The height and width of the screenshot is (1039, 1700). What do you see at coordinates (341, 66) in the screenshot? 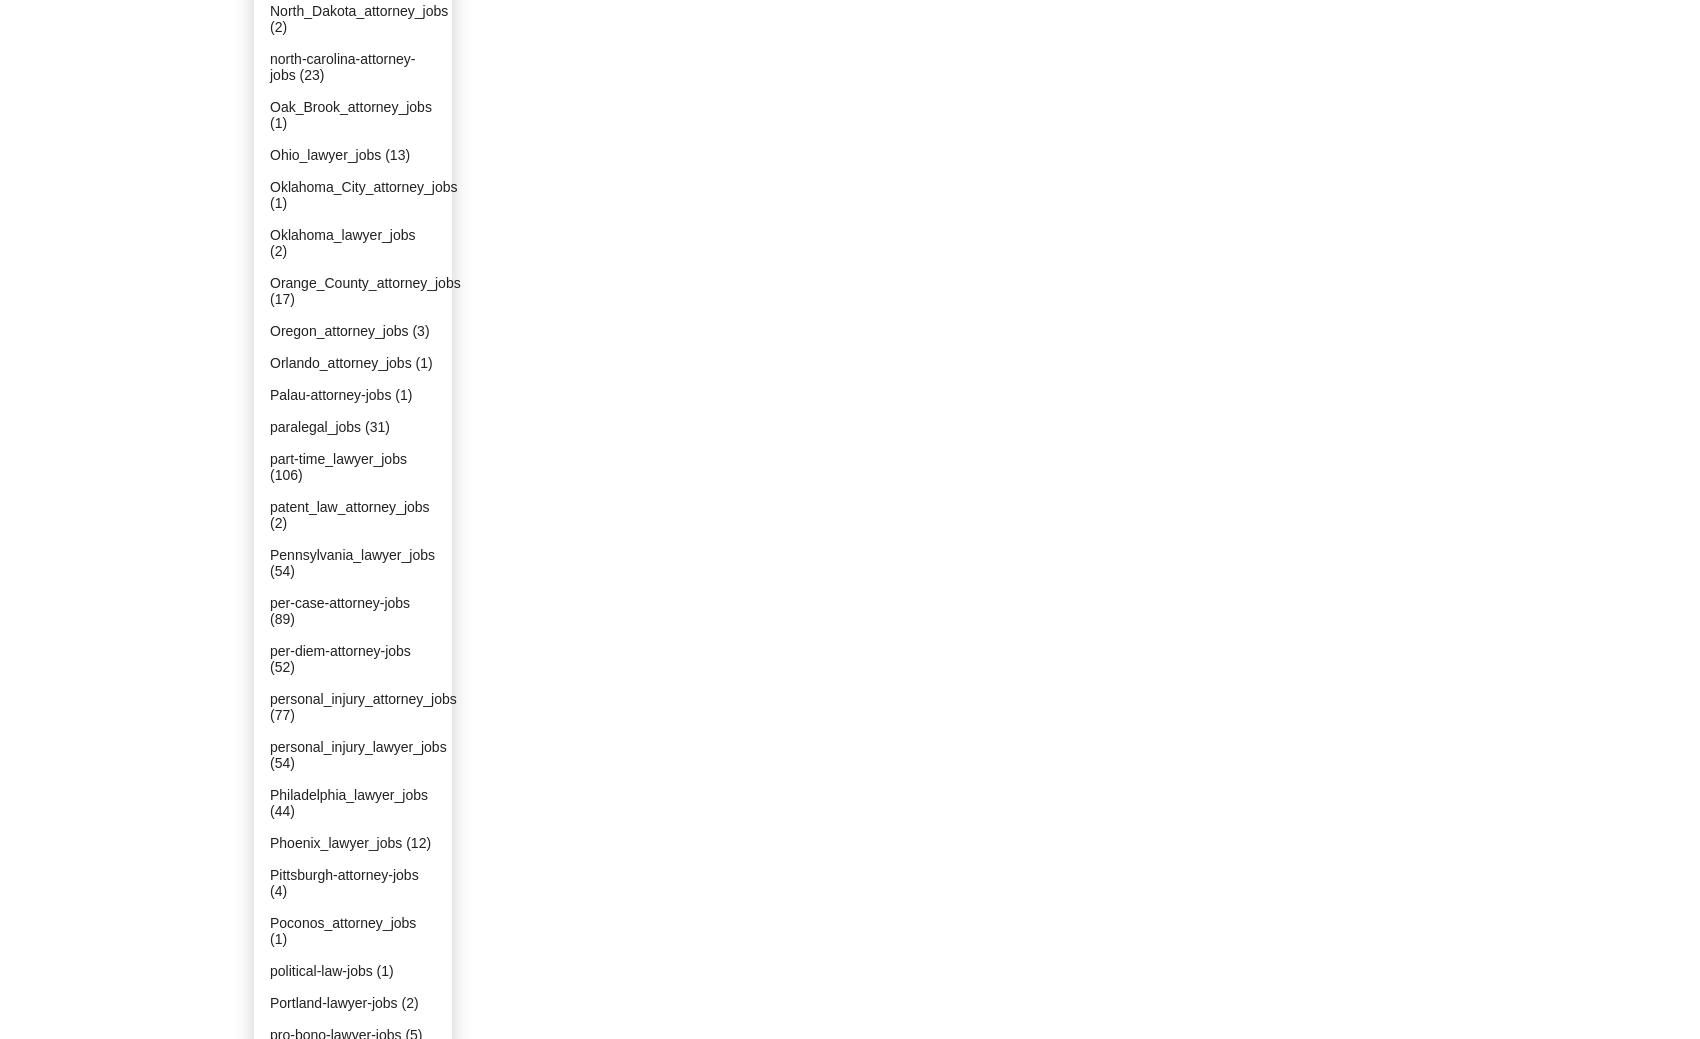
I see `'north-carolina-attorney-jobs'` at bounding box center [341, 66].